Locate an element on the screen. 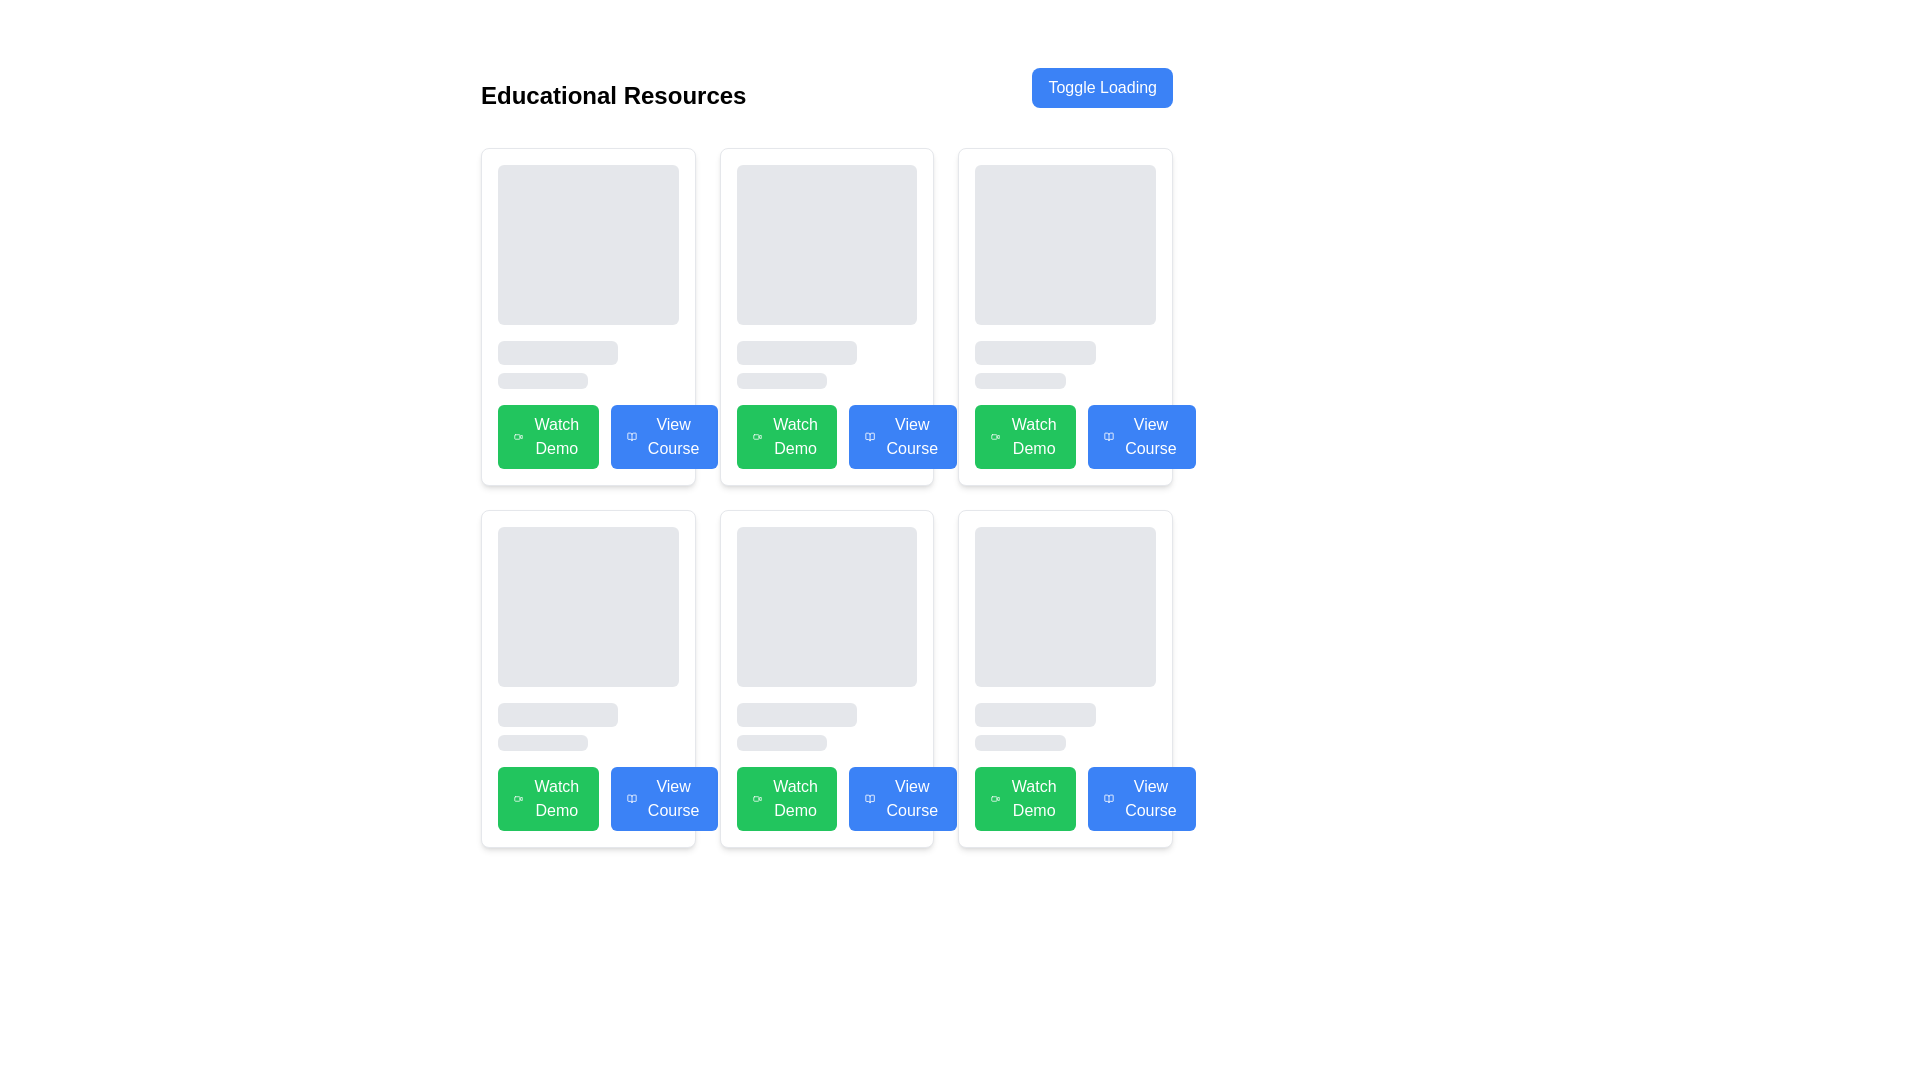  the video icon SVG located within the 'Watch Demo' green button, positioned in the bottom-right card of a 3x2 grid is located at coordinates (995, 797).